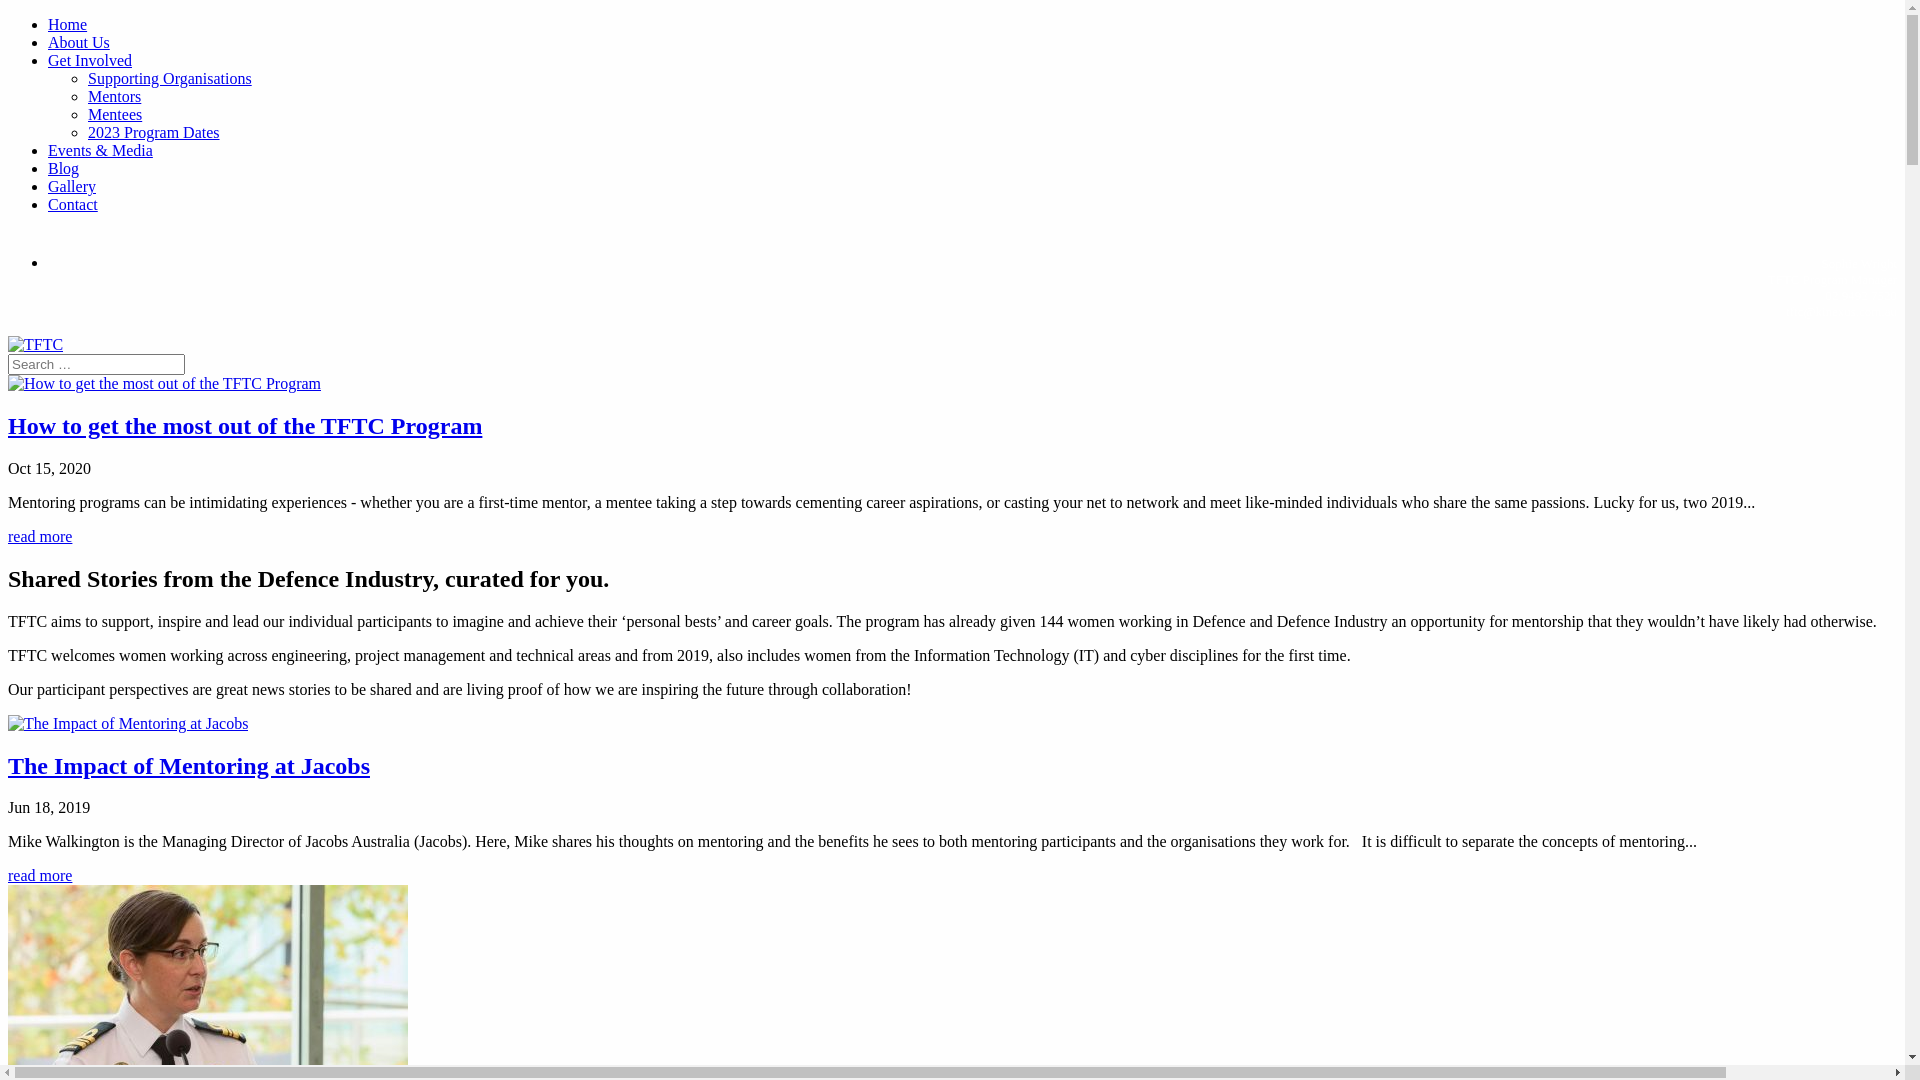 The width and height of the screenshot is (1920, 1080). I want to click on 'Gallery', so click(72, 186).